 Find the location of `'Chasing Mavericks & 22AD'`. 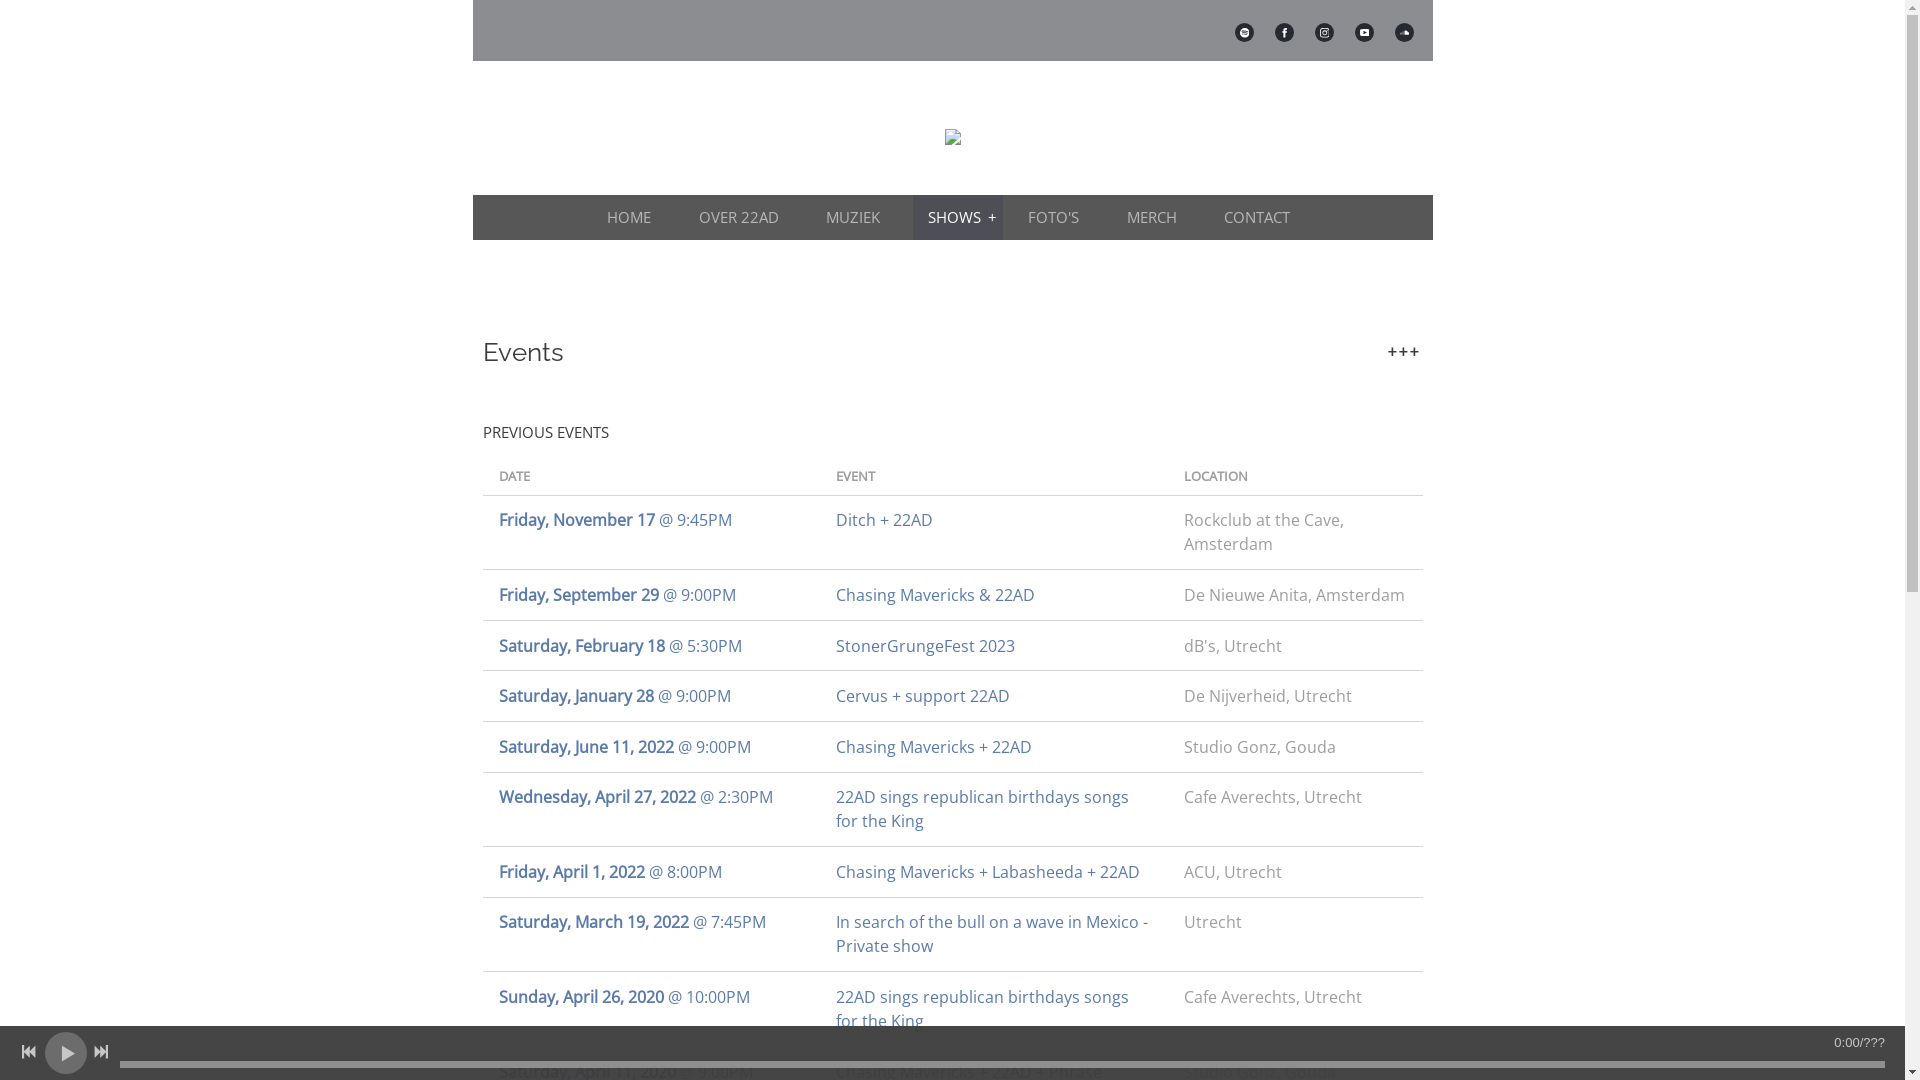

'Chasing Mavericks & 22AD' is located at coordinates (835, 593).